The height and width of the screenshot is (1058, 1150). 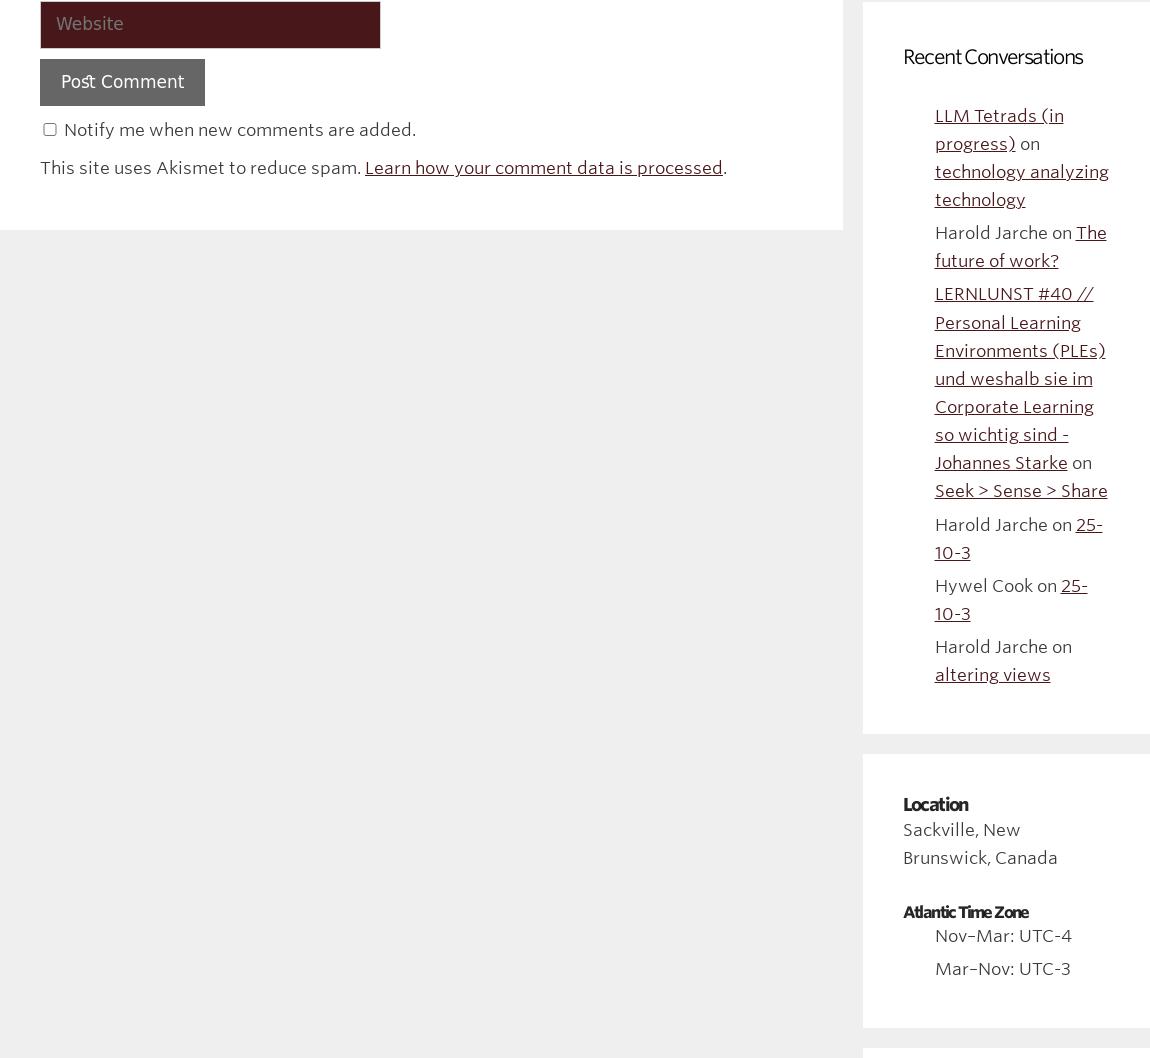 What do you see at coordinates (723, 167) in the screenshot?
I see `'.'` at bounding box center [723, 167].